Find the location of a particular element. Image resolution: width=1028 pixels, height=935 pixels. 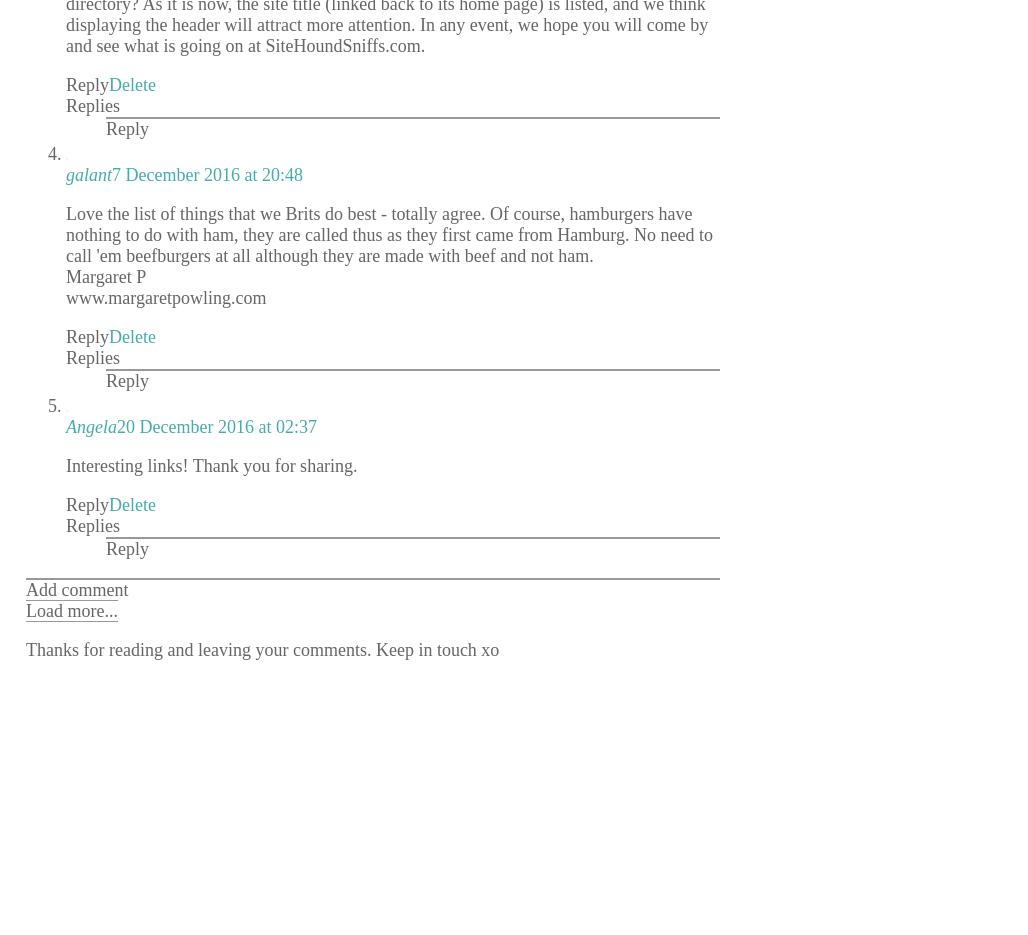

'Love the list of things that we Brits do best - totally agree.  Of course, hamburgers have nothing to do with ham, they are called thus as they first came from Hamburg.  No need to call 'em beefburgers at all although they are made with beef and not ham.' is located at coordinates (389, 234).